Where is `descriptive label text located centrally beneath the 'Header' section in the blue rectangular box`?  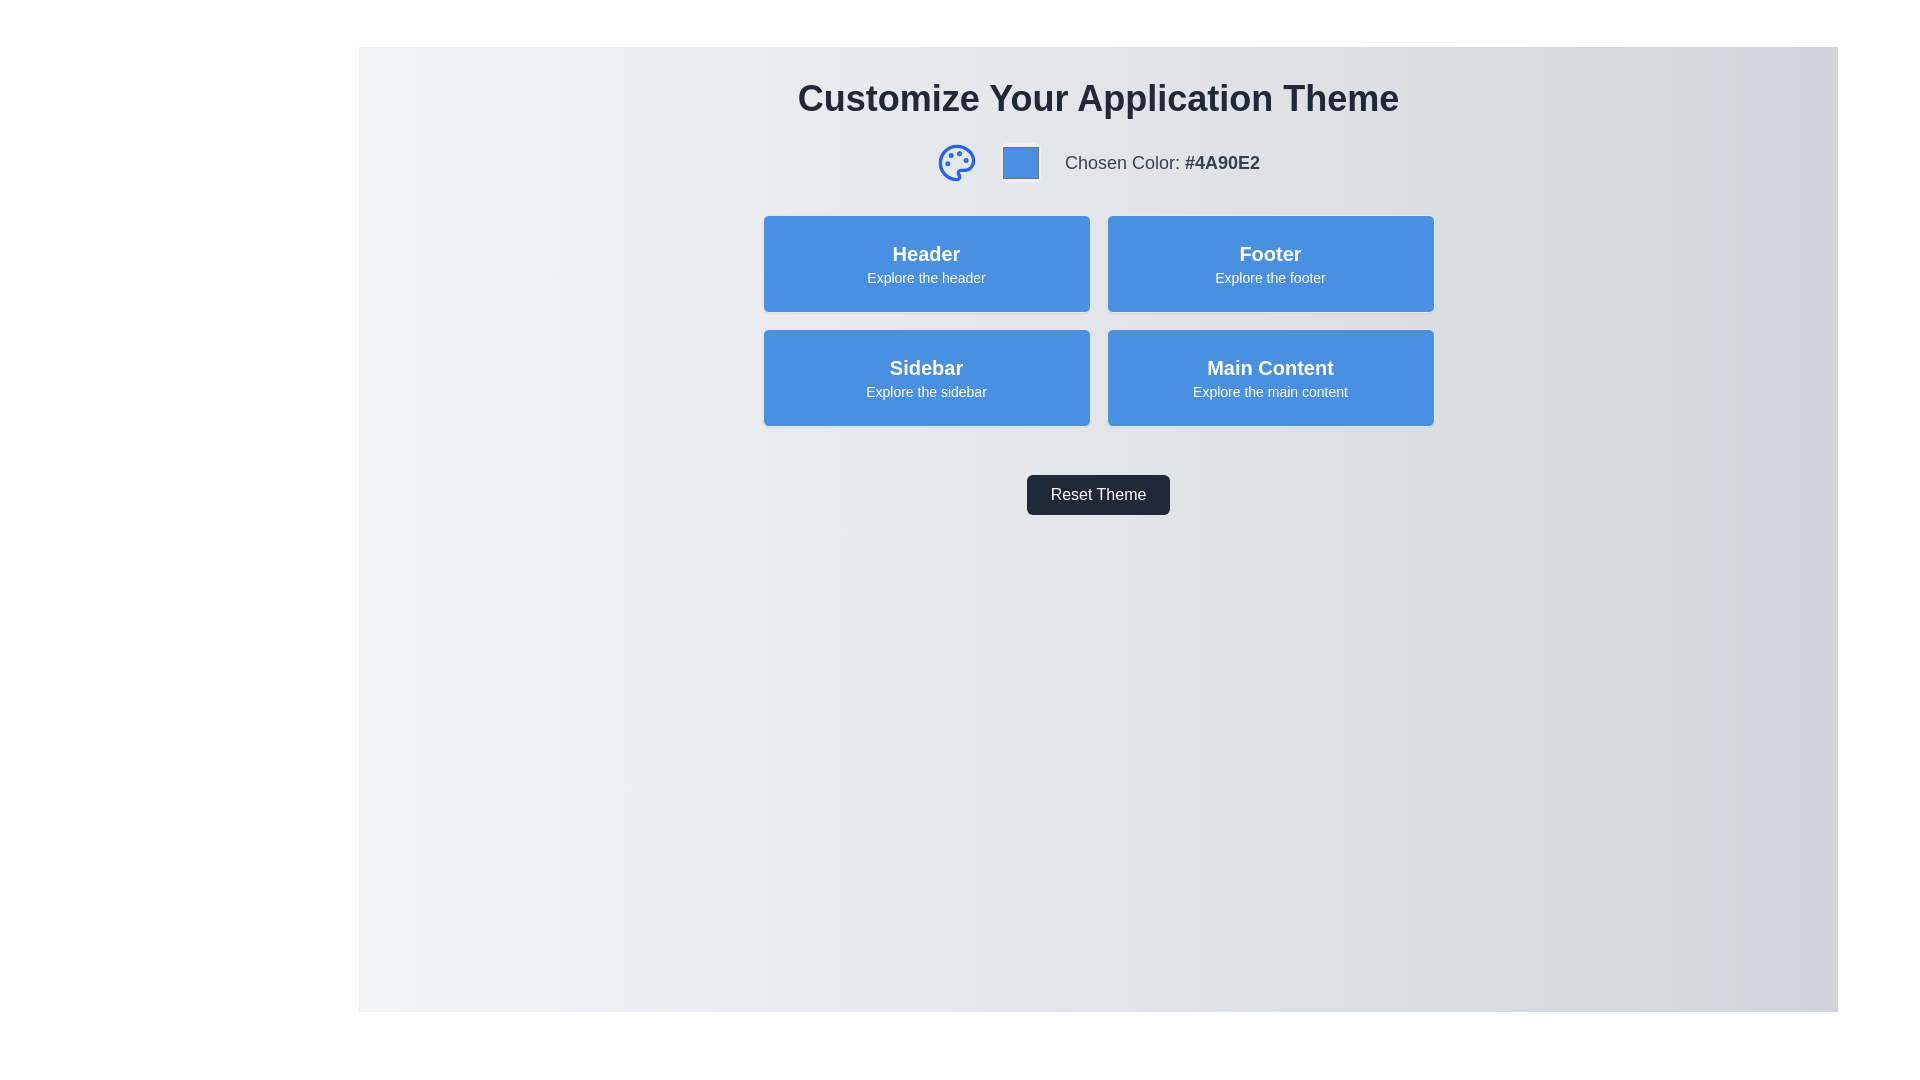 descriptive label text located centrally beneath the 'Header' section in the blue rectangular box is located at coordinates (925, 277).